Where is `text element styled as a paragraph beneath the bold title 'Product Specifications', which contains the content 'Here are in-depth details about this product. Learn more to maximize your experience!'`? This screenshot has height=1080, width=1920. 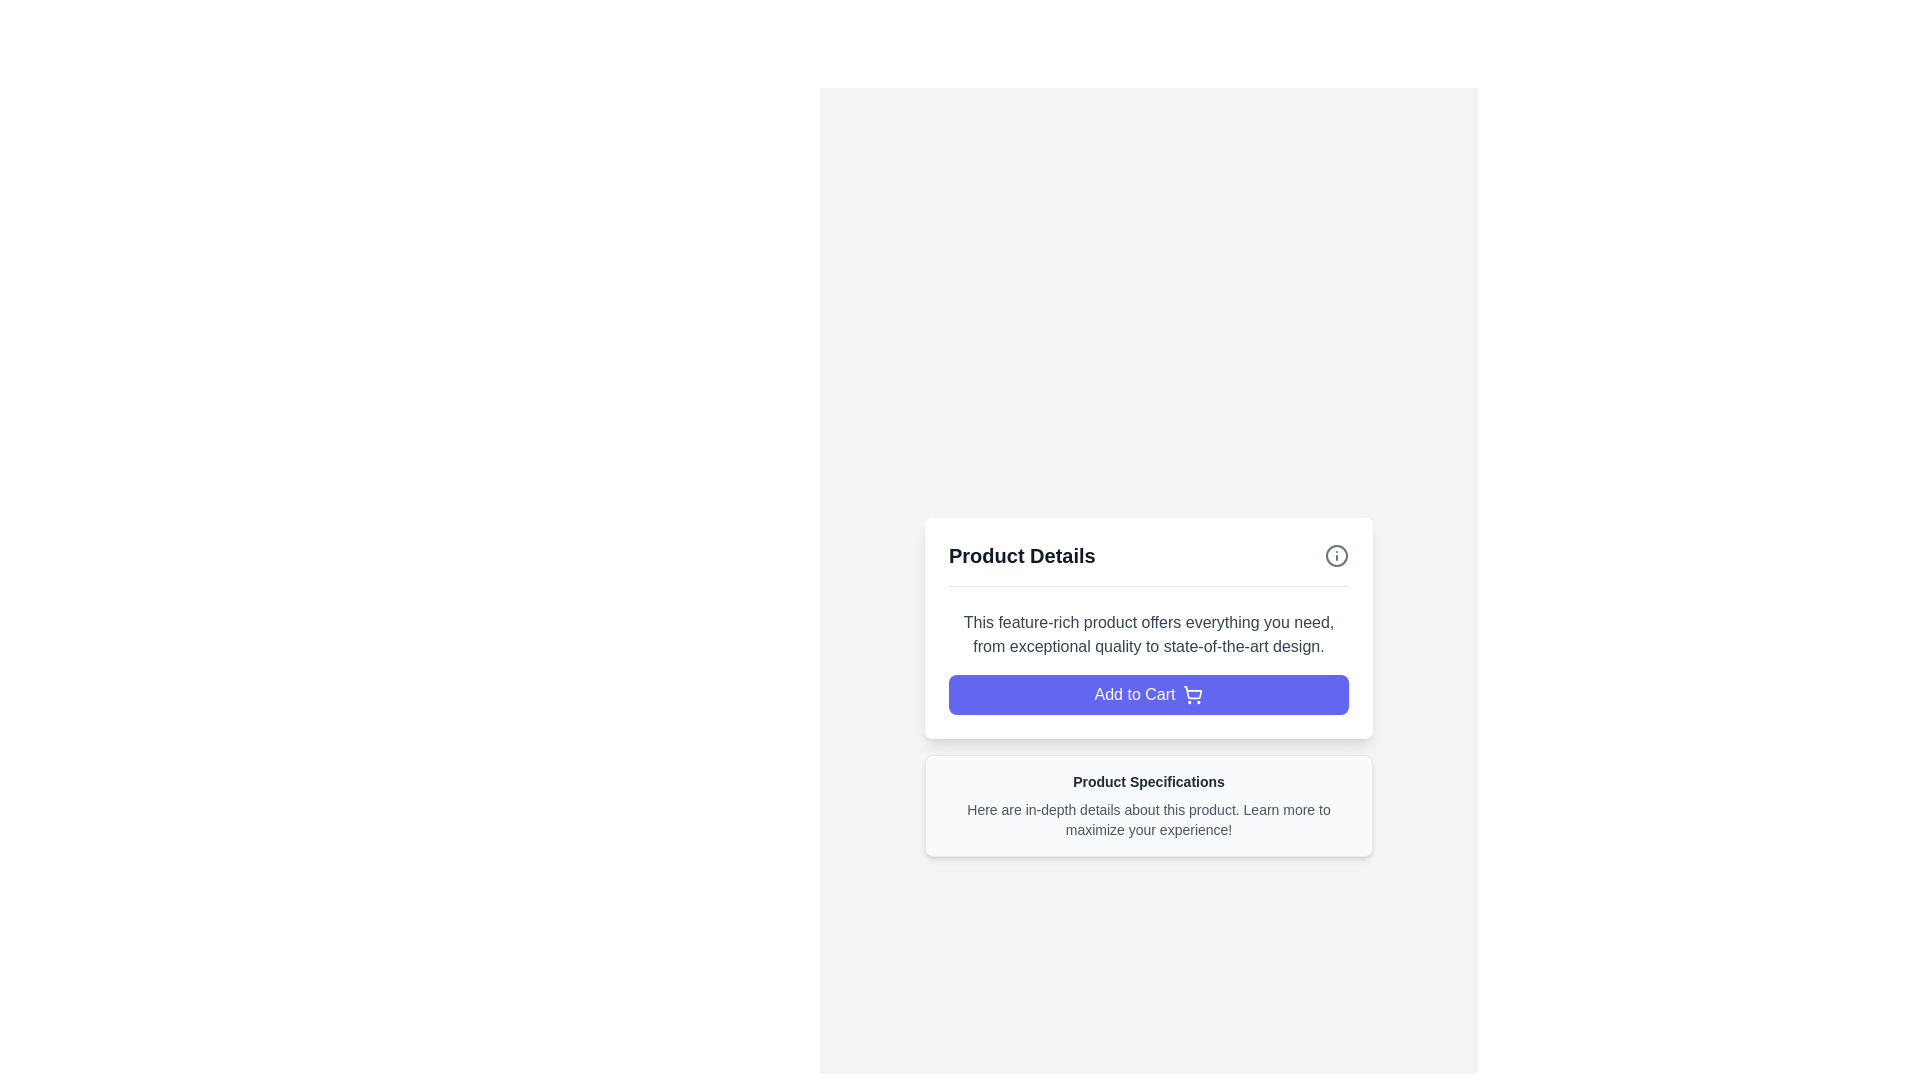
text element styled as a paragraph beneath the bold title 'Product Specifications', which contains the content 'Here are in-depth details about this product. Learn more to maximize your experience!' is located at coordinates (1148, 818).